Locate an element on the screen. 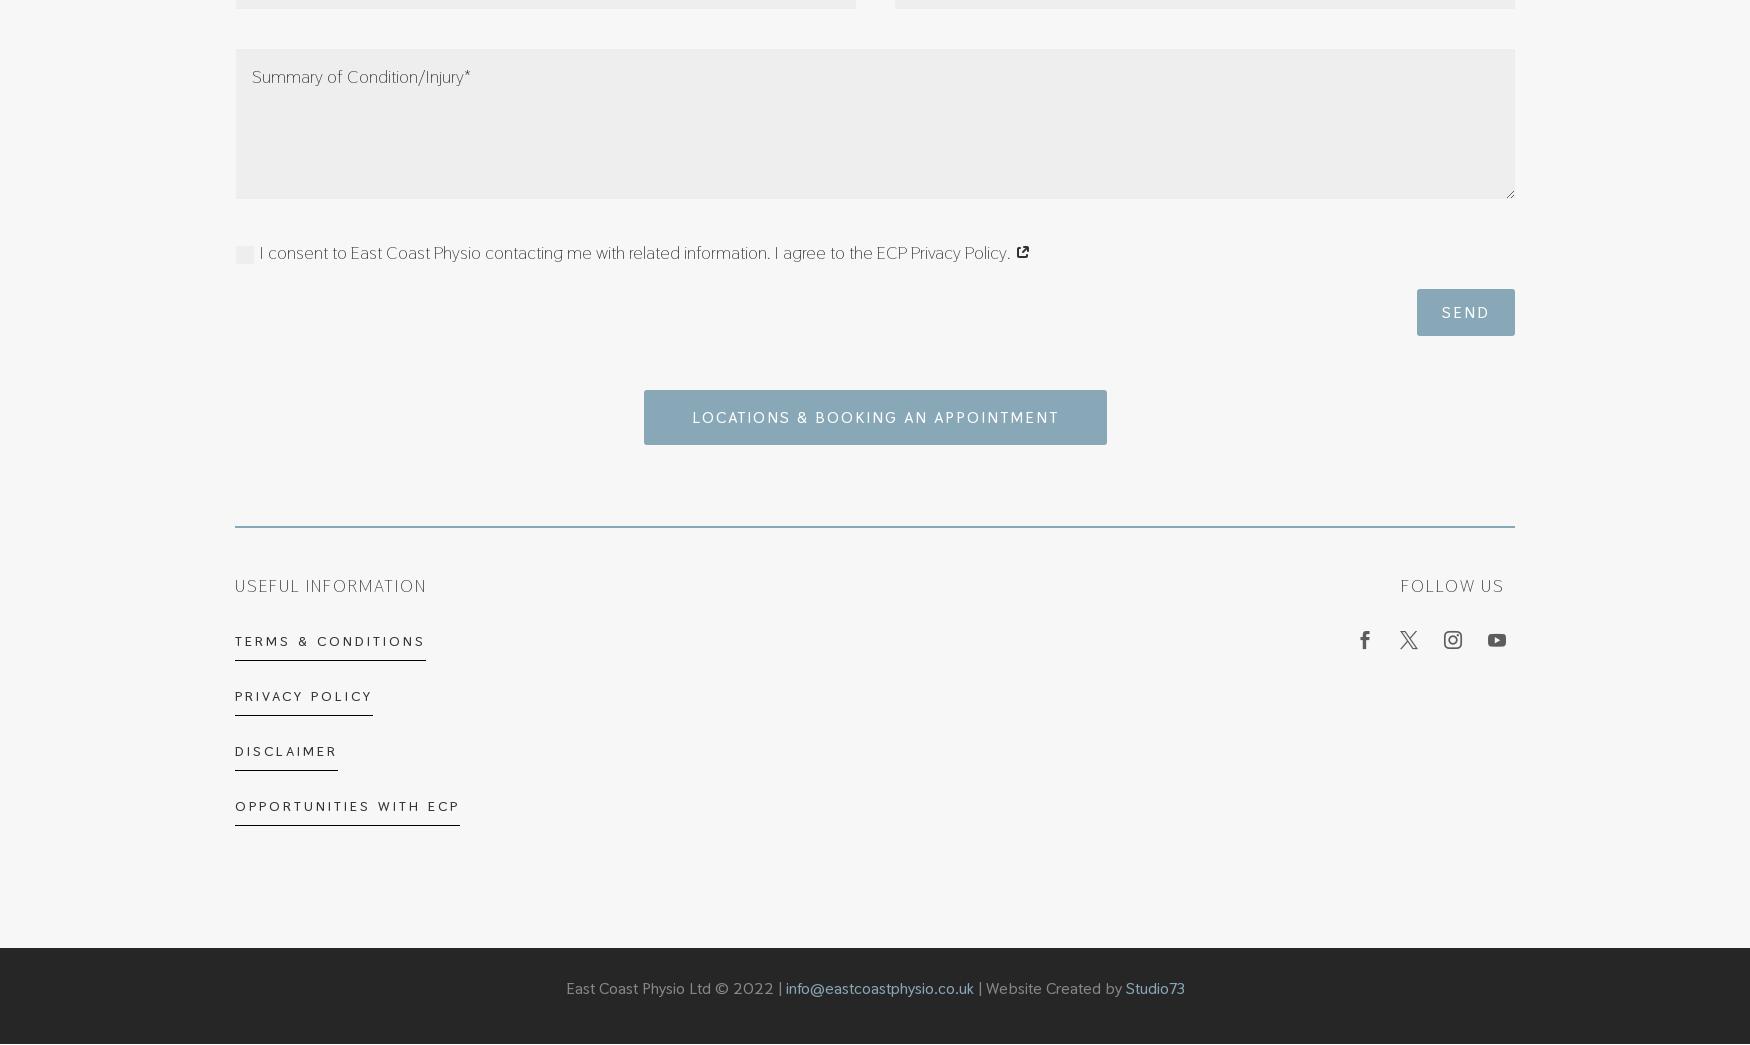  '| Website Created by' is located at coordinates (1047, 986).